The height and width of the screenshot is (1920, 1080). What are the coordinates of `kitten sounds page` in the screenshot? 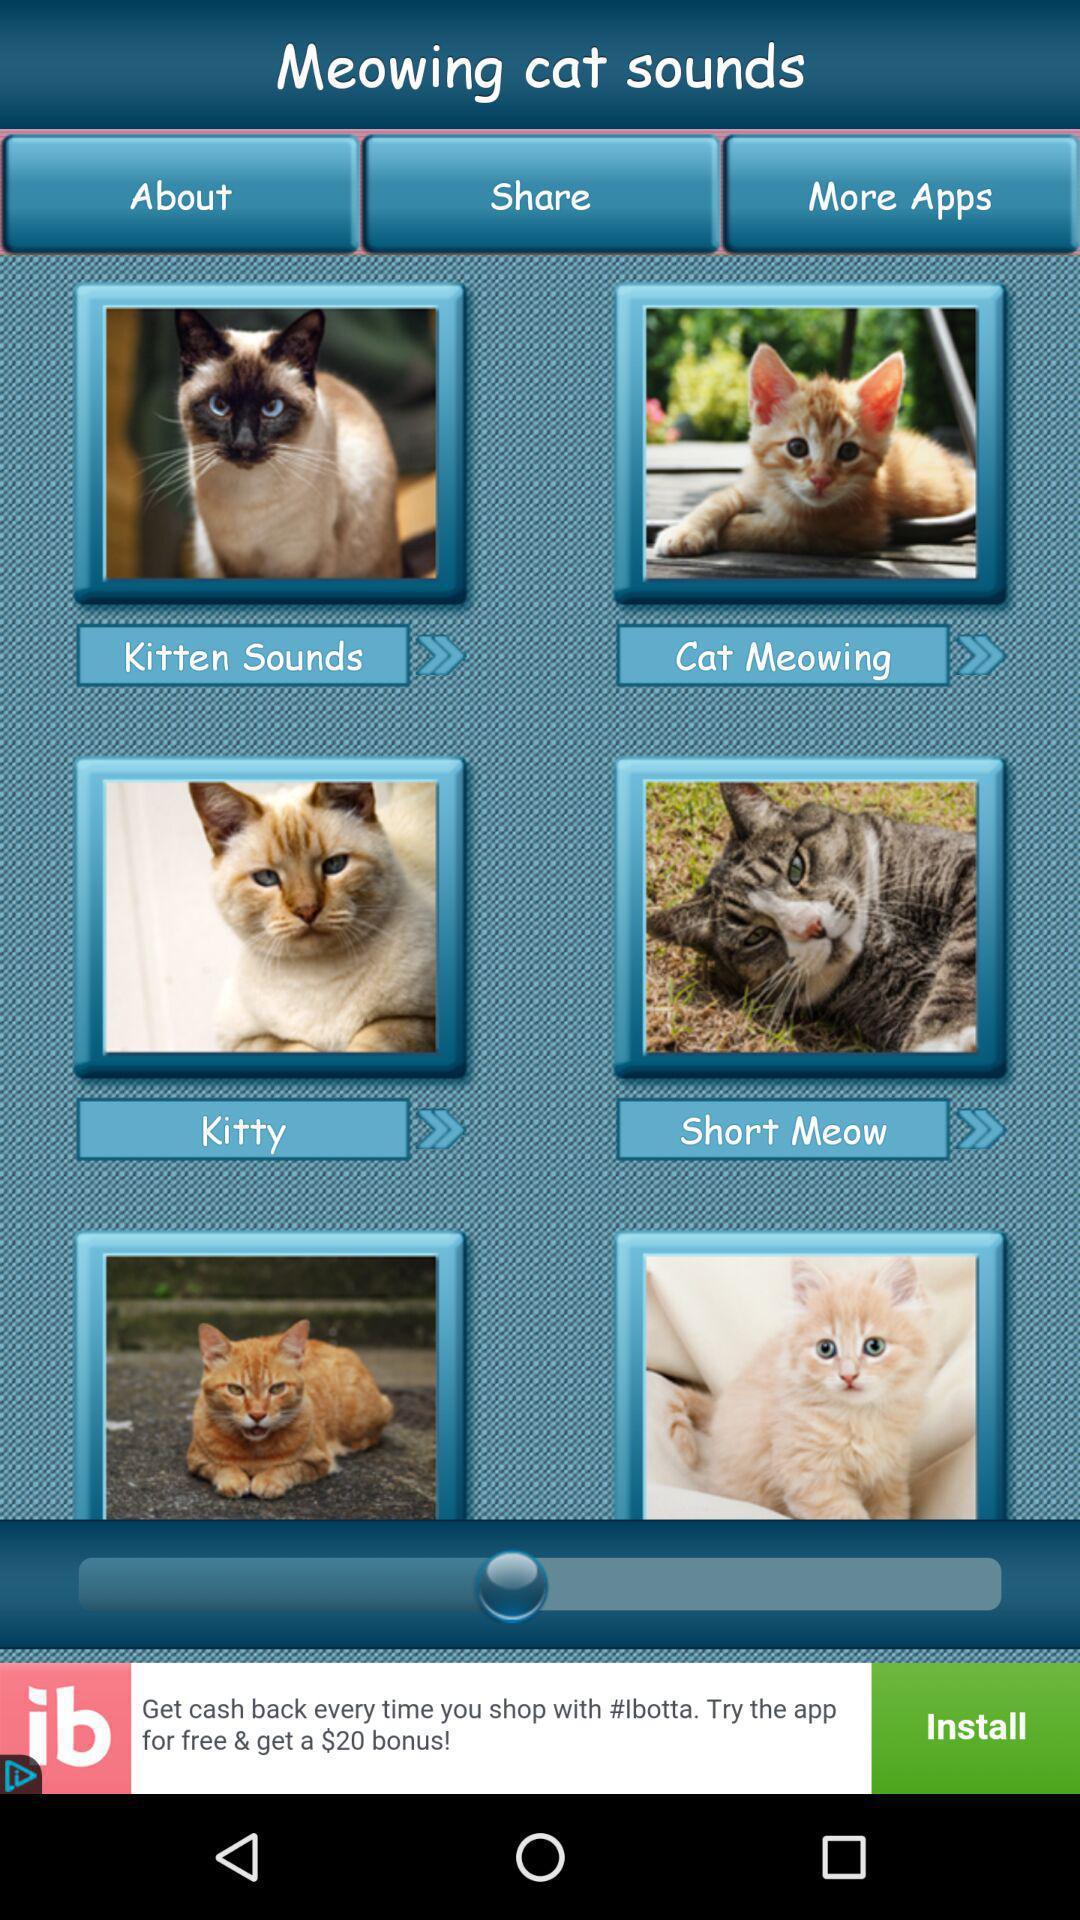 It's located at (439, 654).